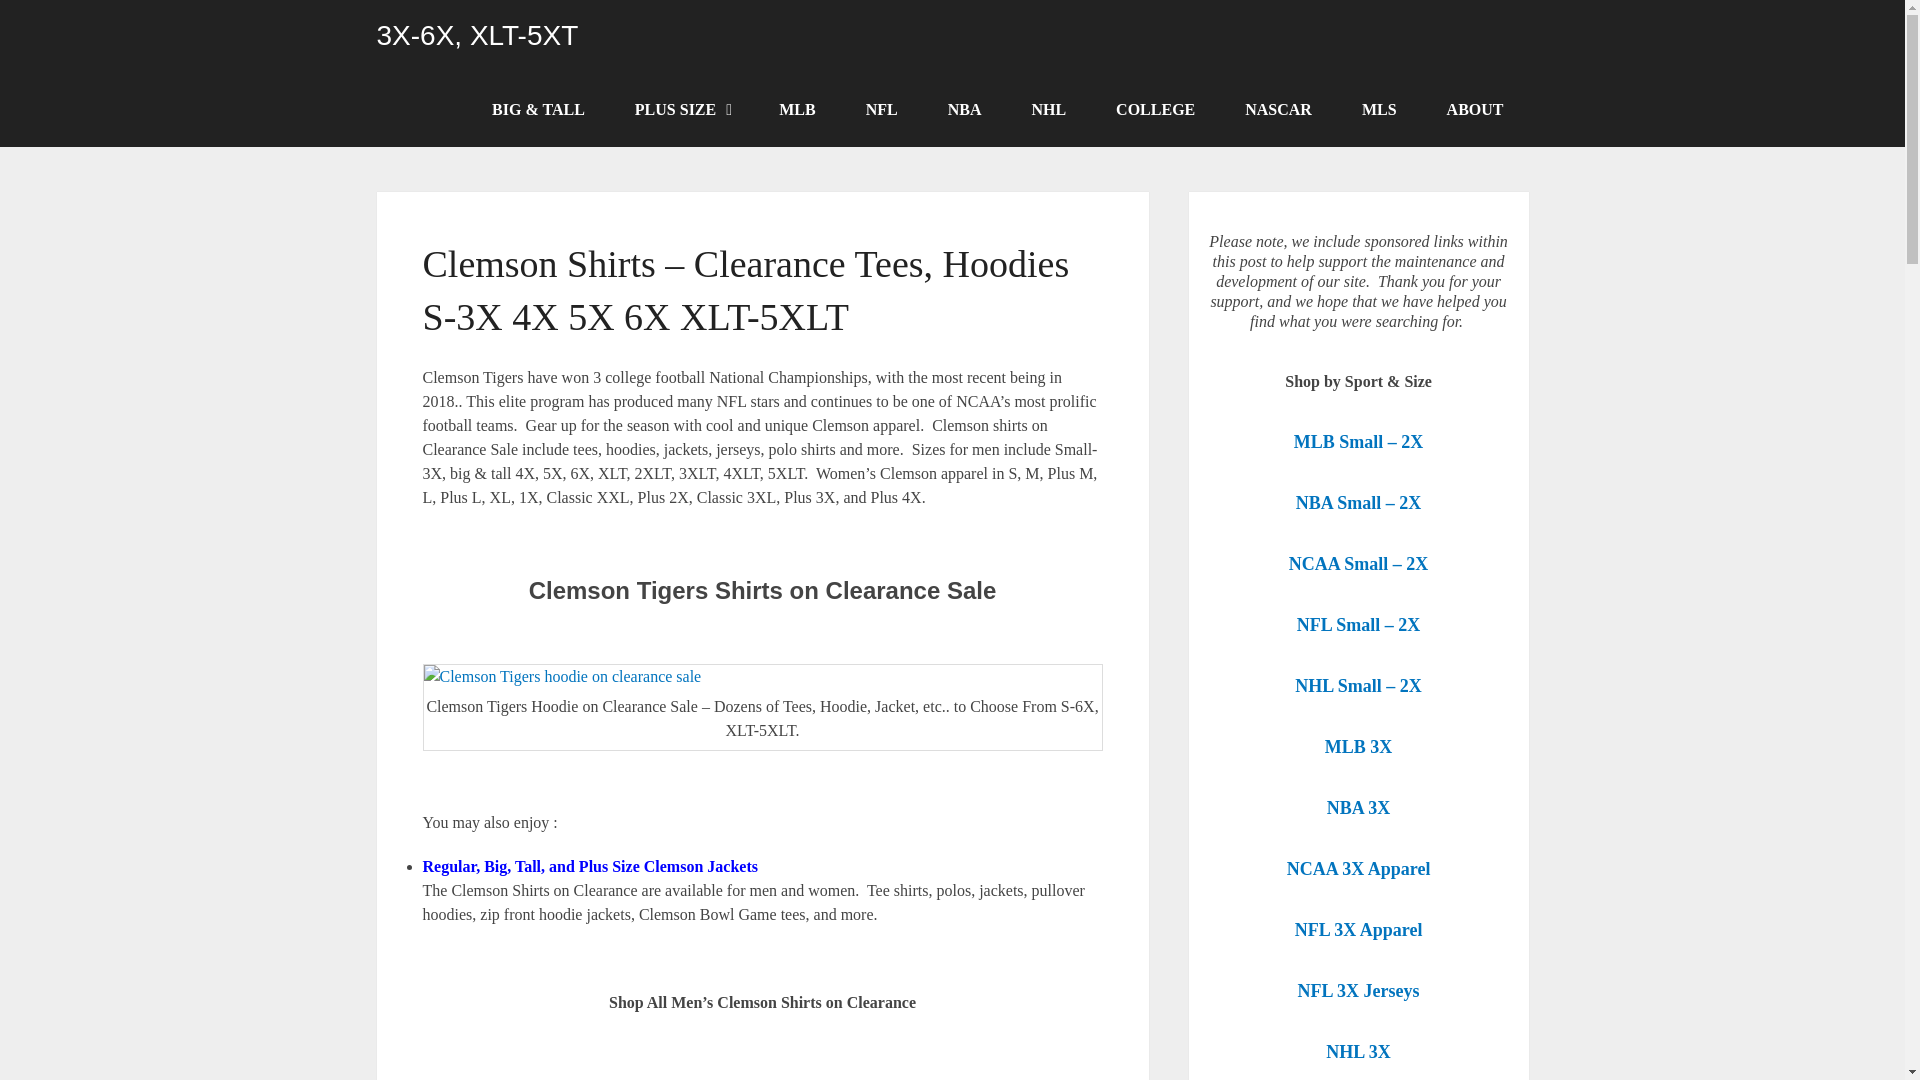 Image resolution: width=1920 pixels, height=1080 pixels. Describe the element at coordinates (1358, 747) in the screenshot. I see `'MLB 3X'` at that location.